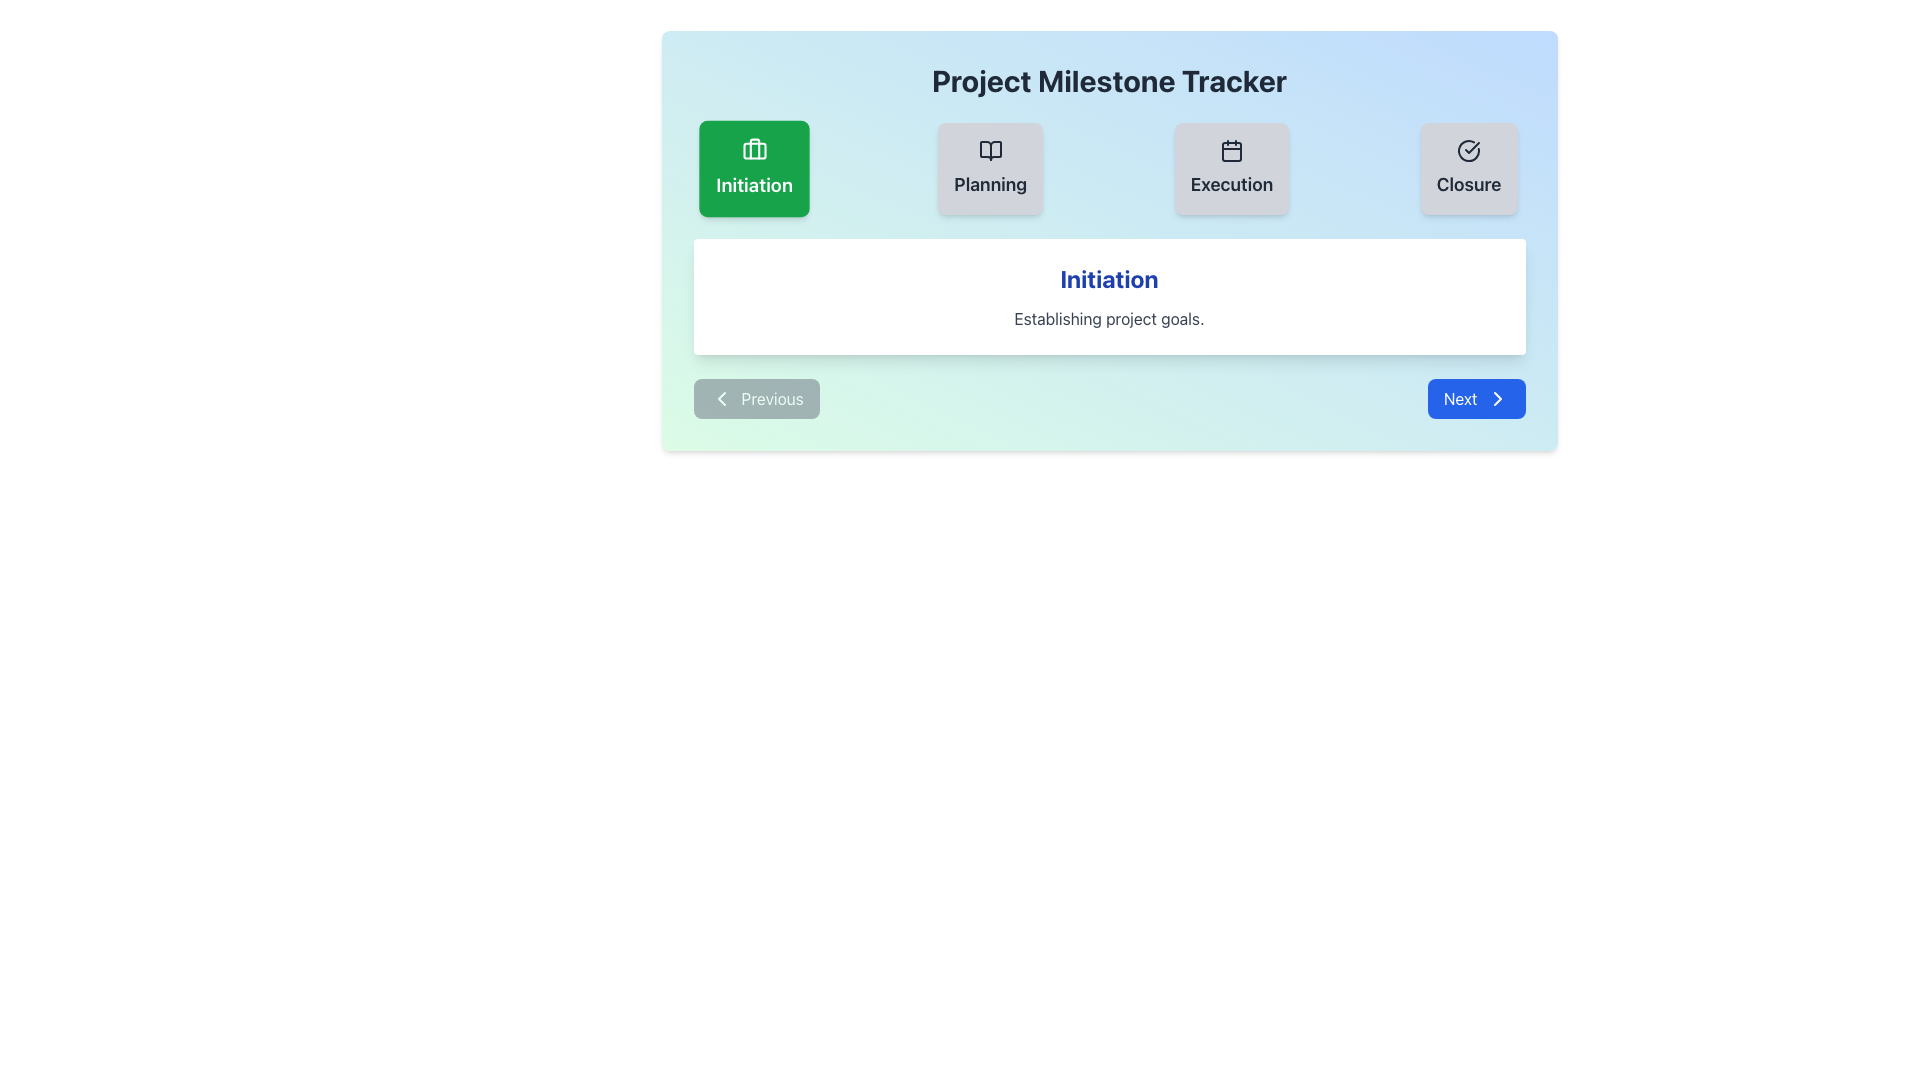 This screenshot has width=1920, height=1080. I want to click on the static descriptive text that explains what 'Initiation' entails, located beneath the title 'Initiation' within a white rectangular section, so click(1108, 318).